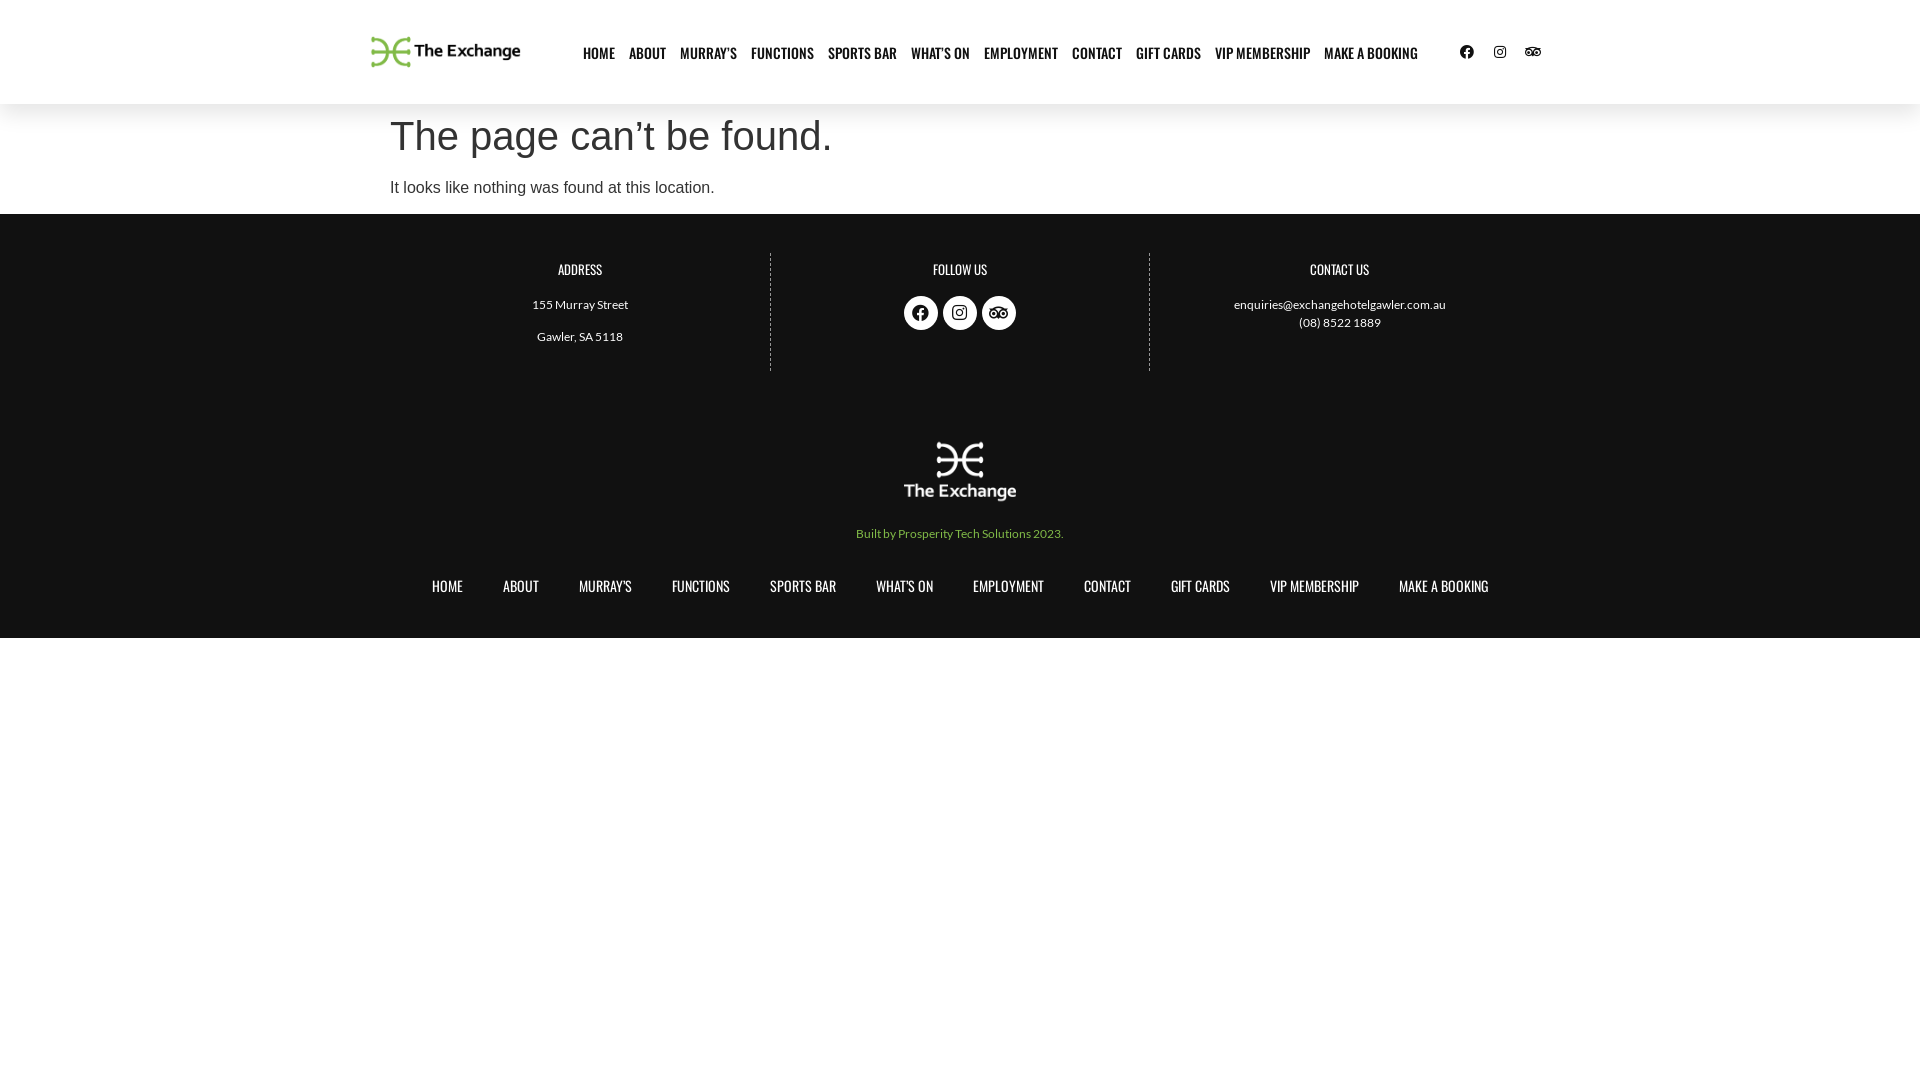  What do you see at coordinates (1008, 585) in the screenshot?
I see `'EMPLOYMENT'` at bounding box center [1008, 585].